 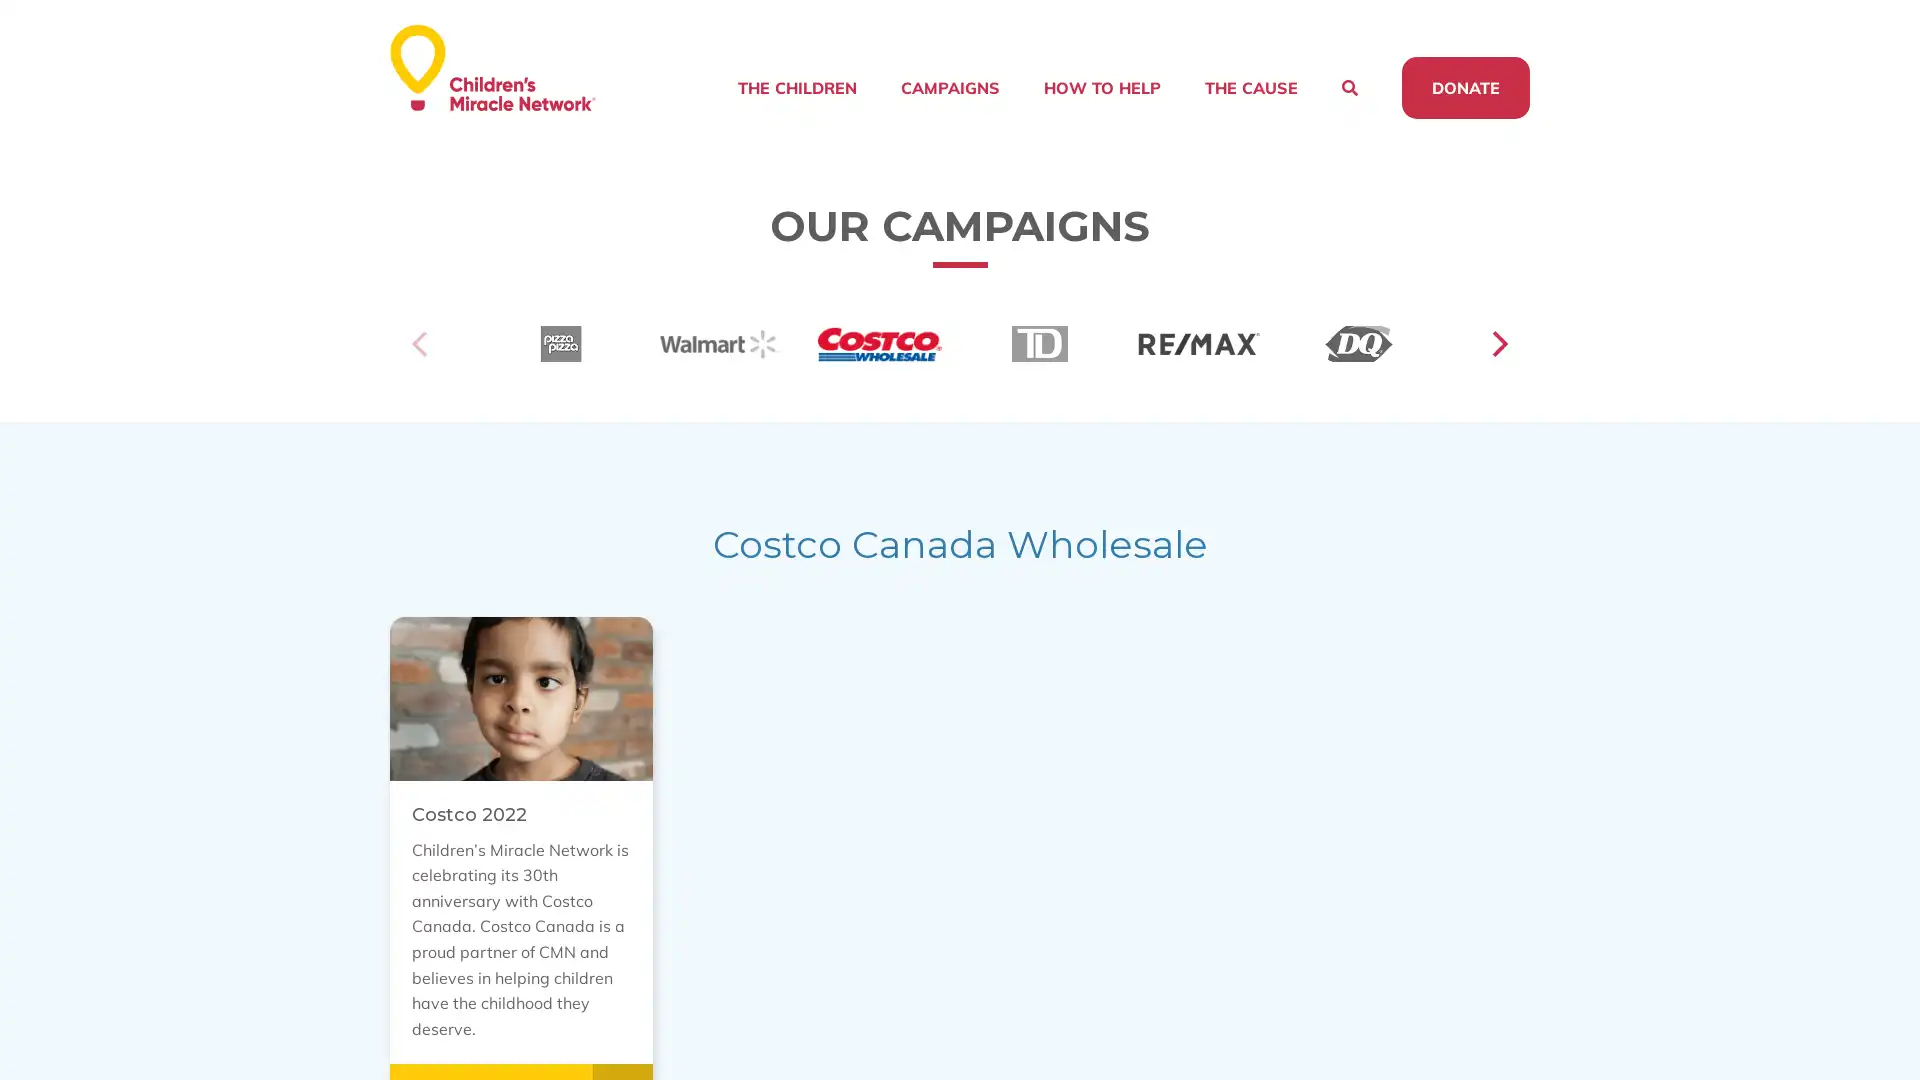 I want to click on Previous, so click(x=421, y=369).